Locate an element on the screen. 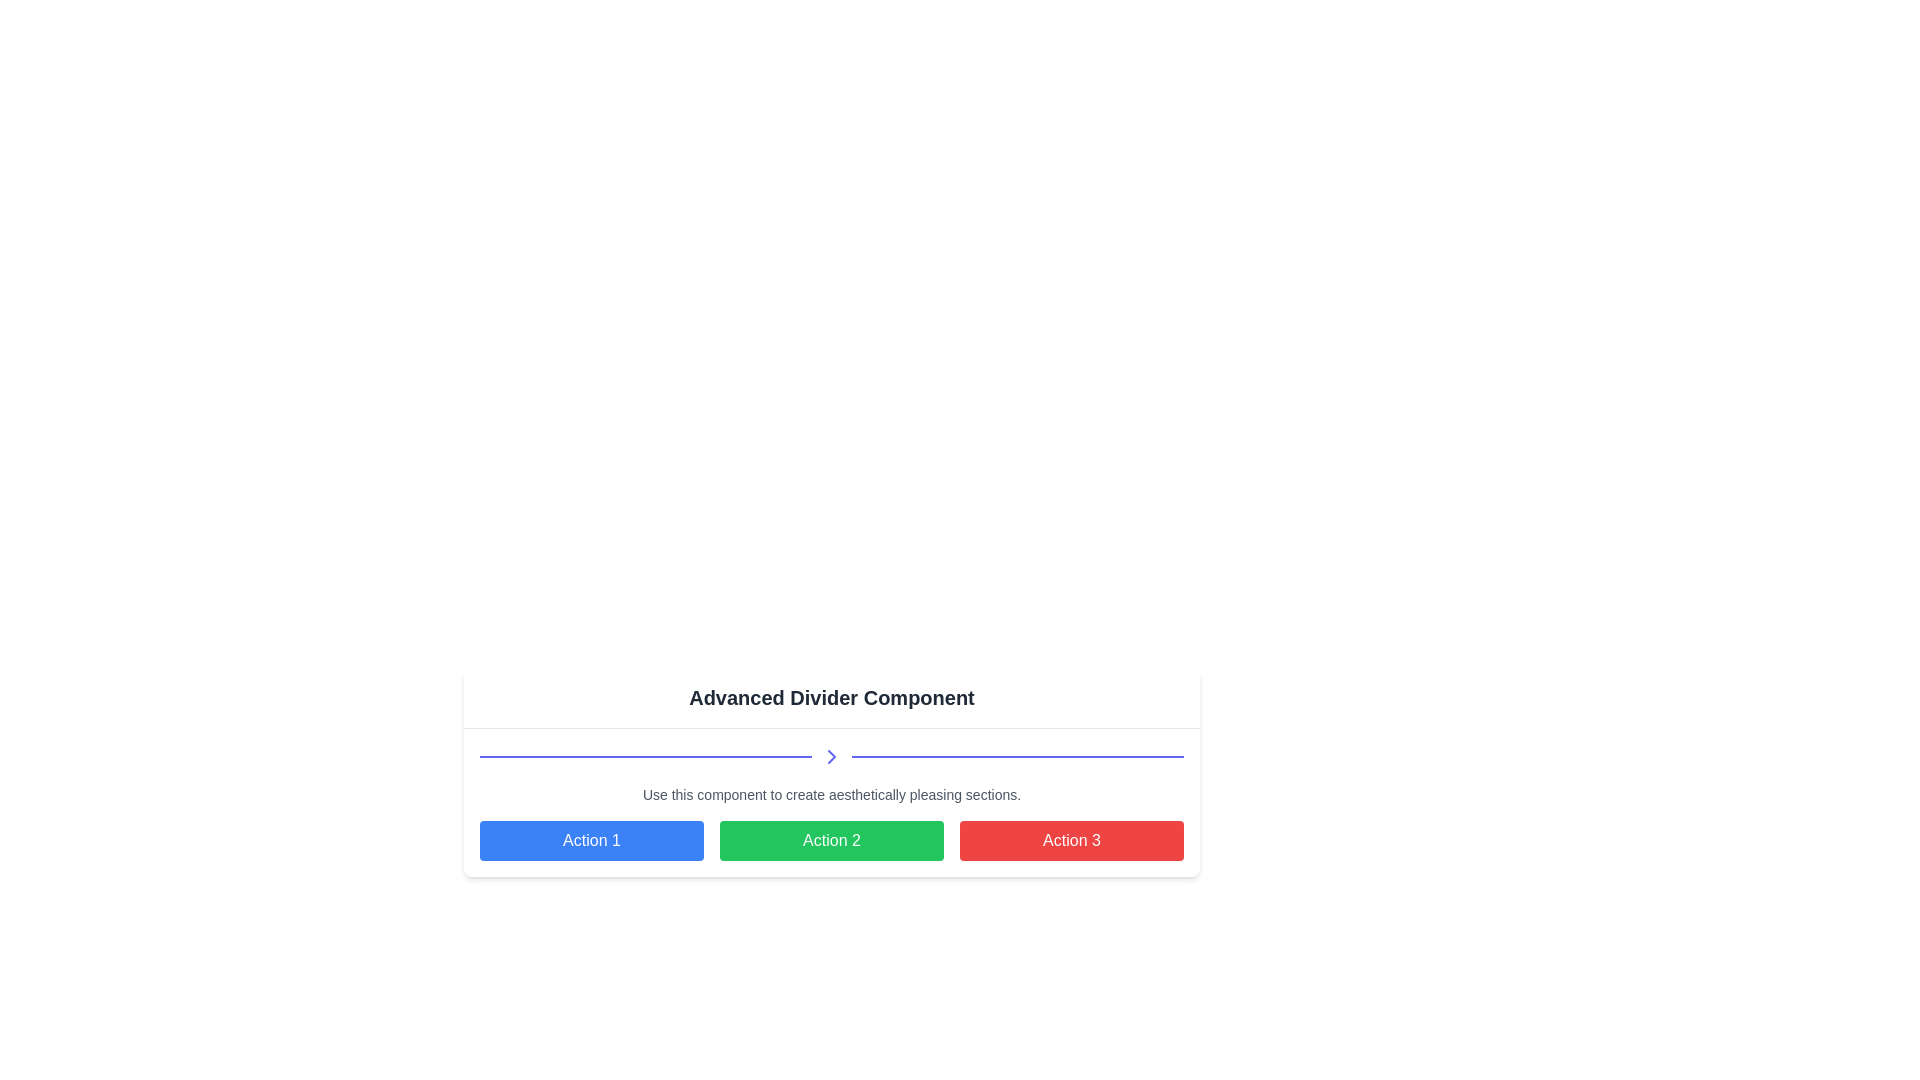 The image size is (1920, 1080). the static text label that reads 'Use this component to create aesthetically pleasing sections.' which is positioned below a decorative element and above three action buttons is located at coordinates (831, 793).